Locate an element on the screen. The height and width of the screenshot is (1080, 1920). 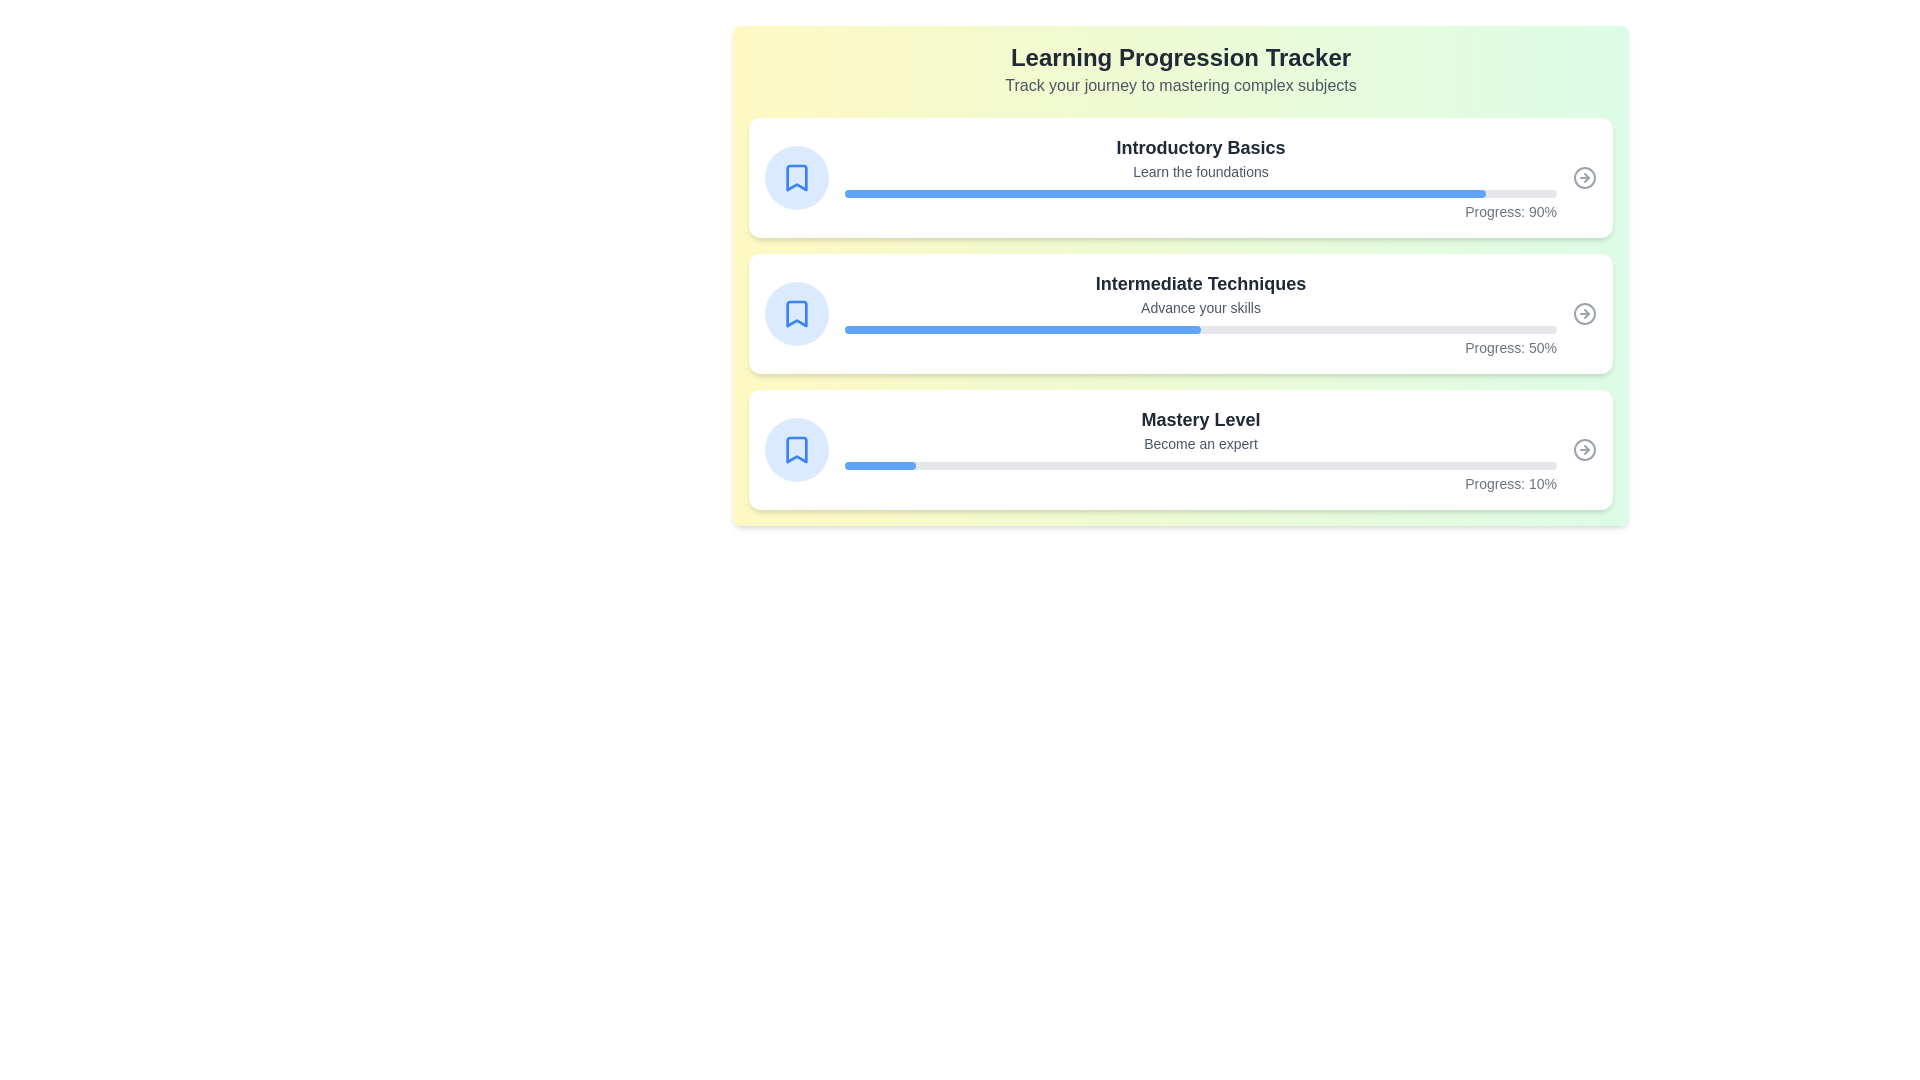
the content block displaying 'Mastery Level' with a progress indicator showing 10% progress is located at coordinates (1200, 450).